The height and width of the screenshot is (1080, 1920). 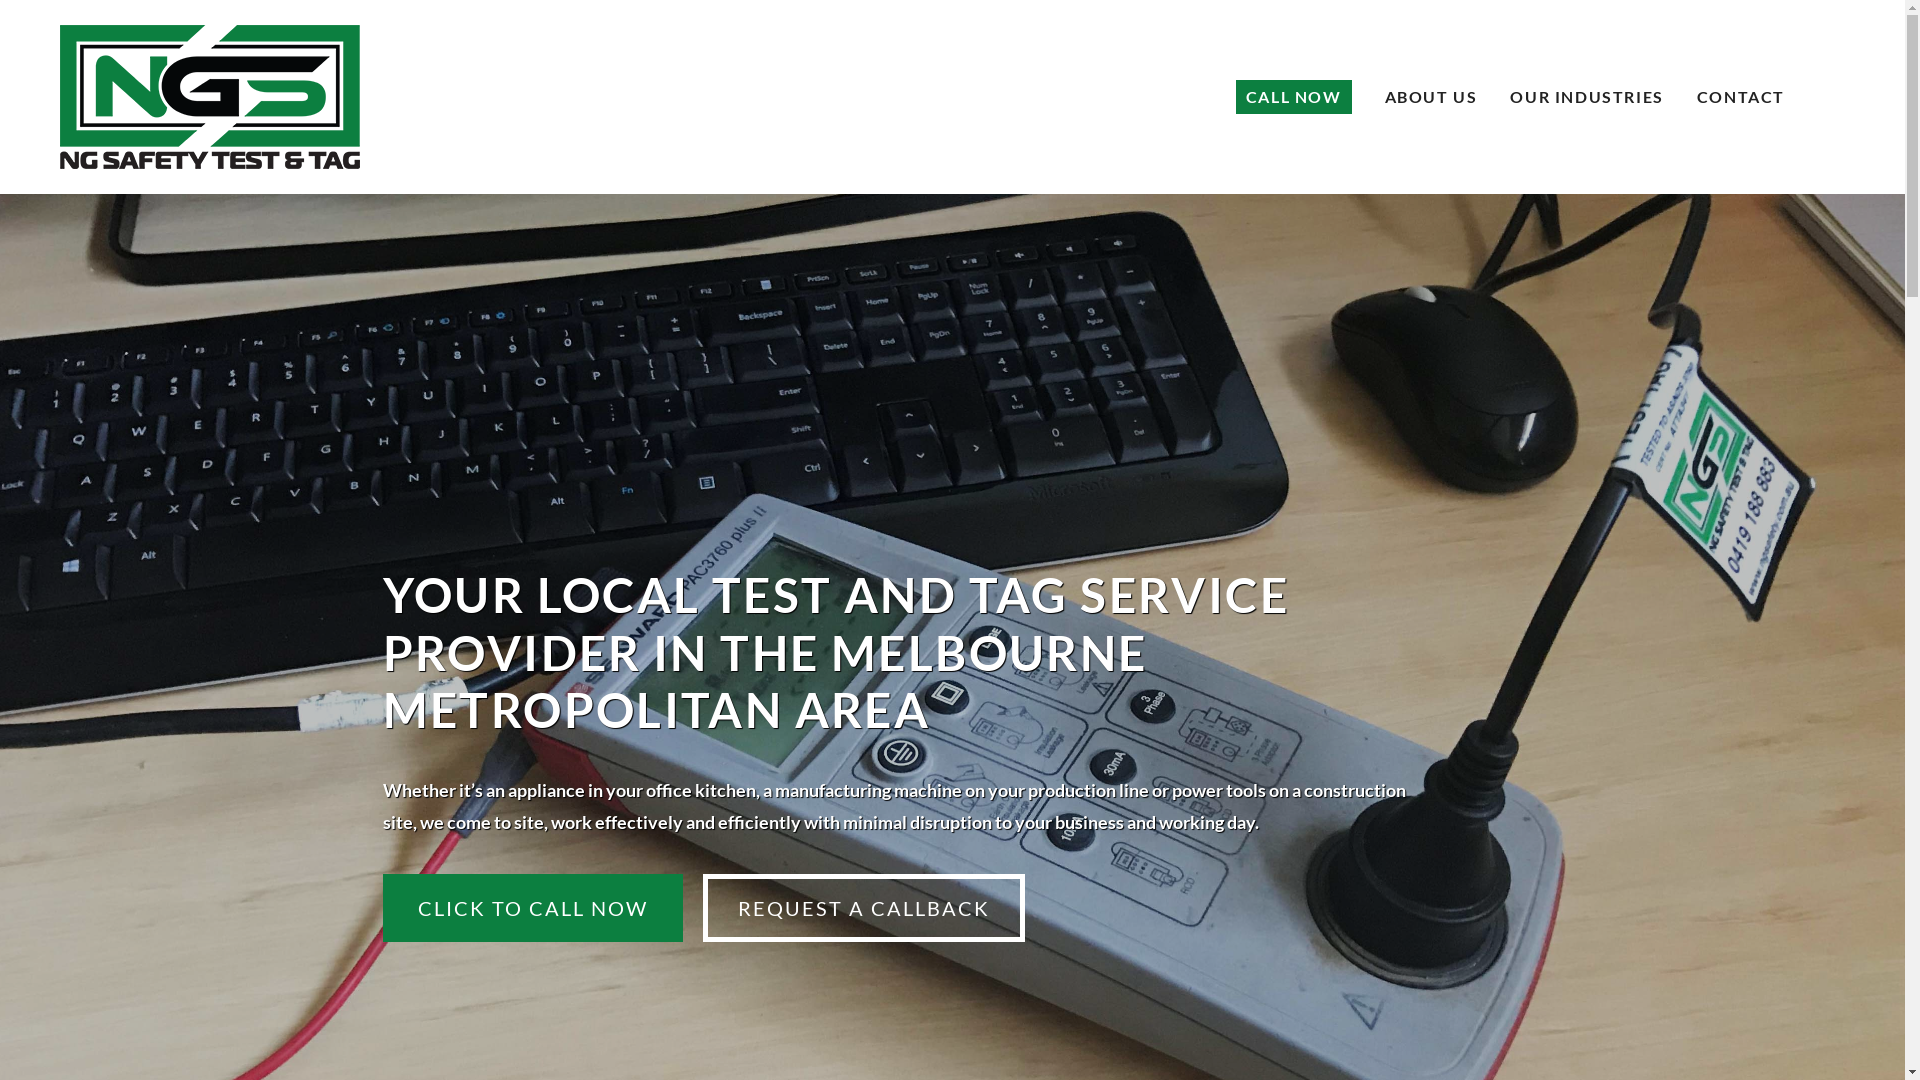 I want to click on 'ABOUT US', so click(x=1384, y=96).